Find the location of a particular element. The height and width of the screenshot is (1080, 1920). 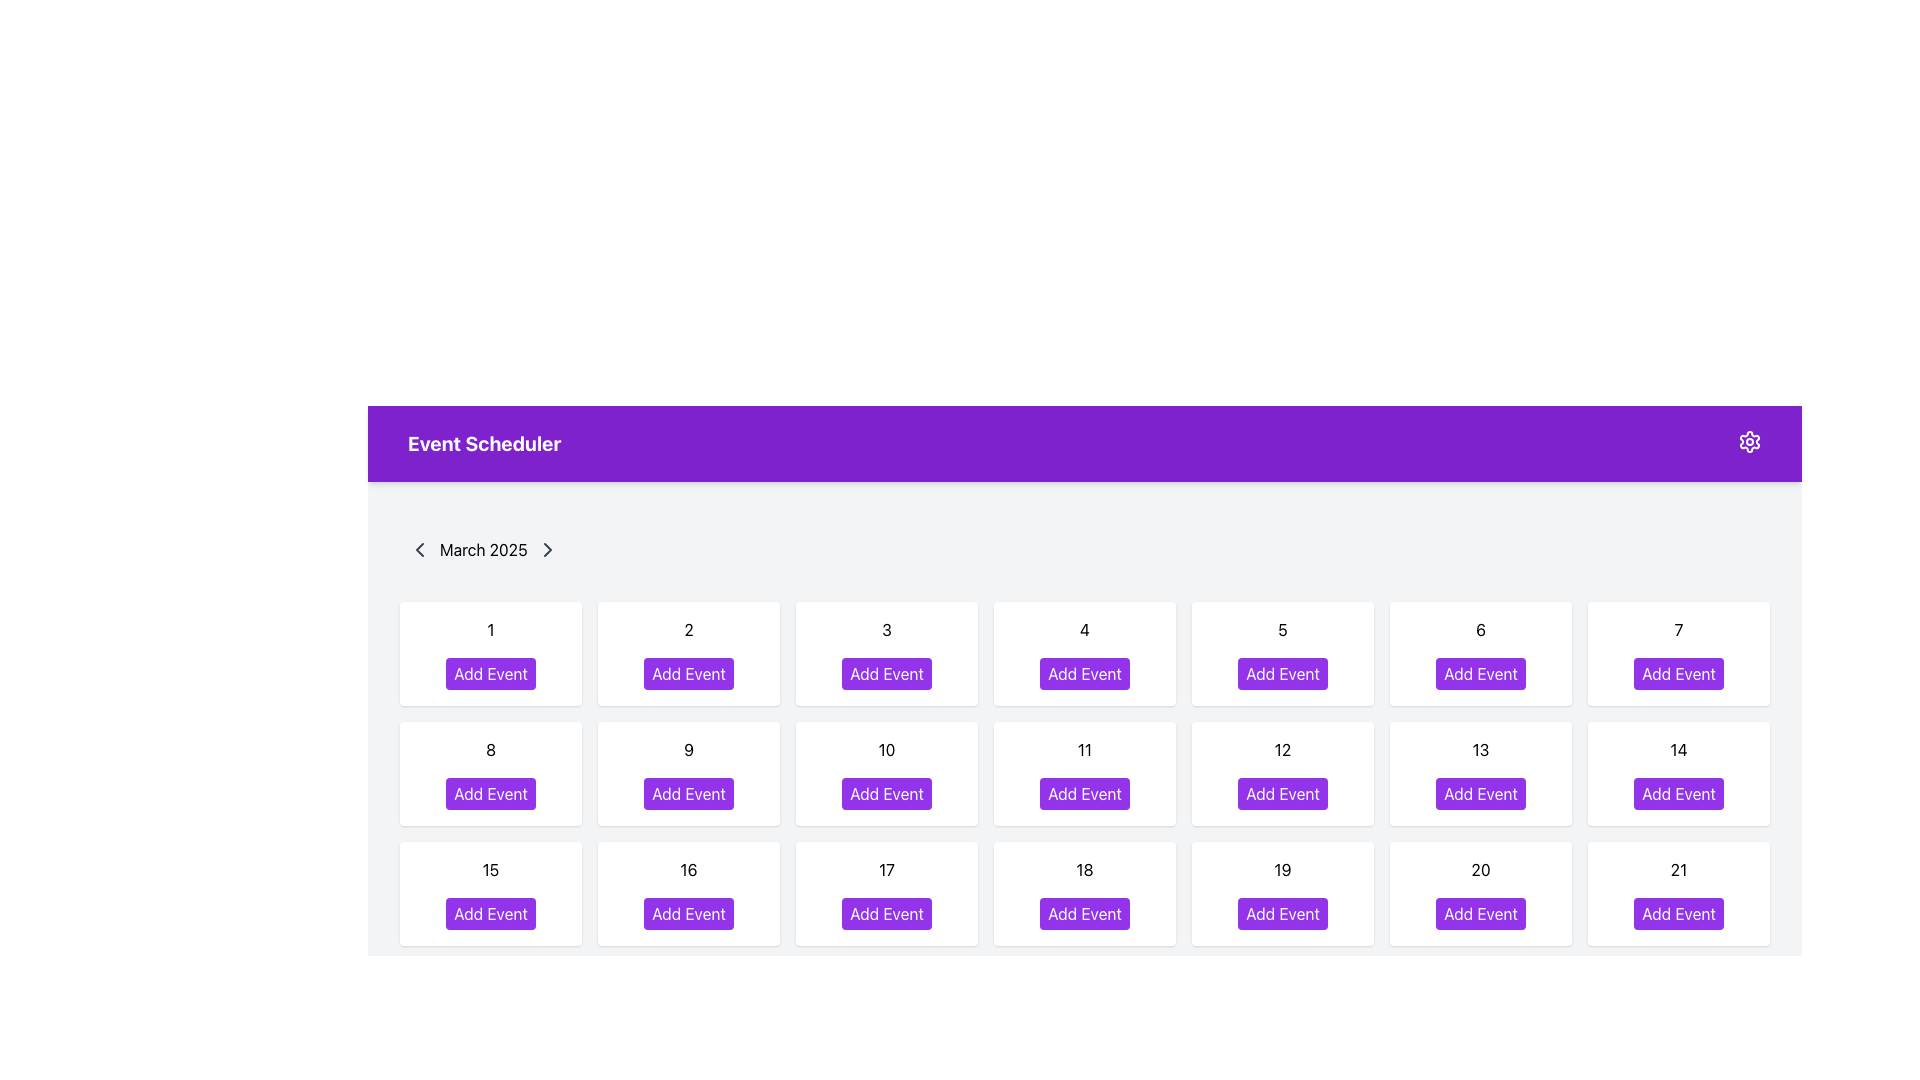

the 'Add Event' button, which is a rectangular button with rounded corners located in the fourth column of the top row of the calendar grid, positioned below the numeric label '4' is located at coordinates (1083, 674).